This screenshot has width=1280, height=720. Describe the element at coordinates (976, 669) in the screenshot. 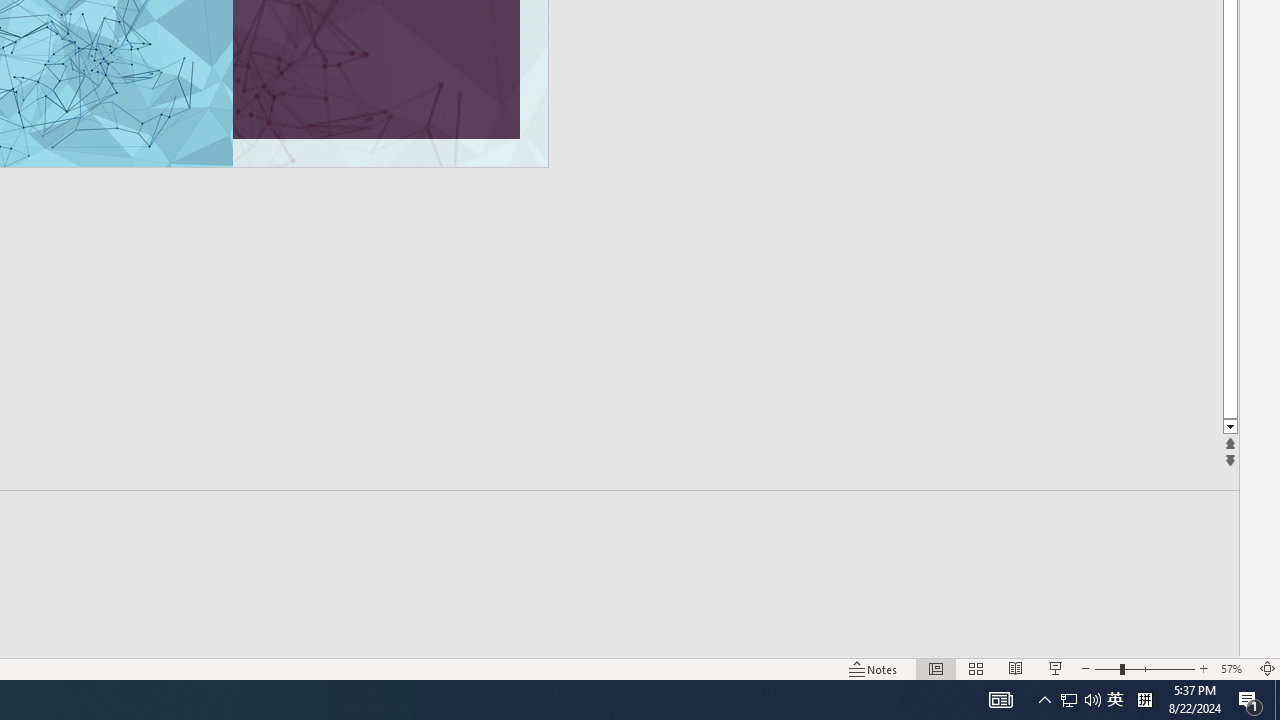

I see `'Slide Sorter'` at that location.